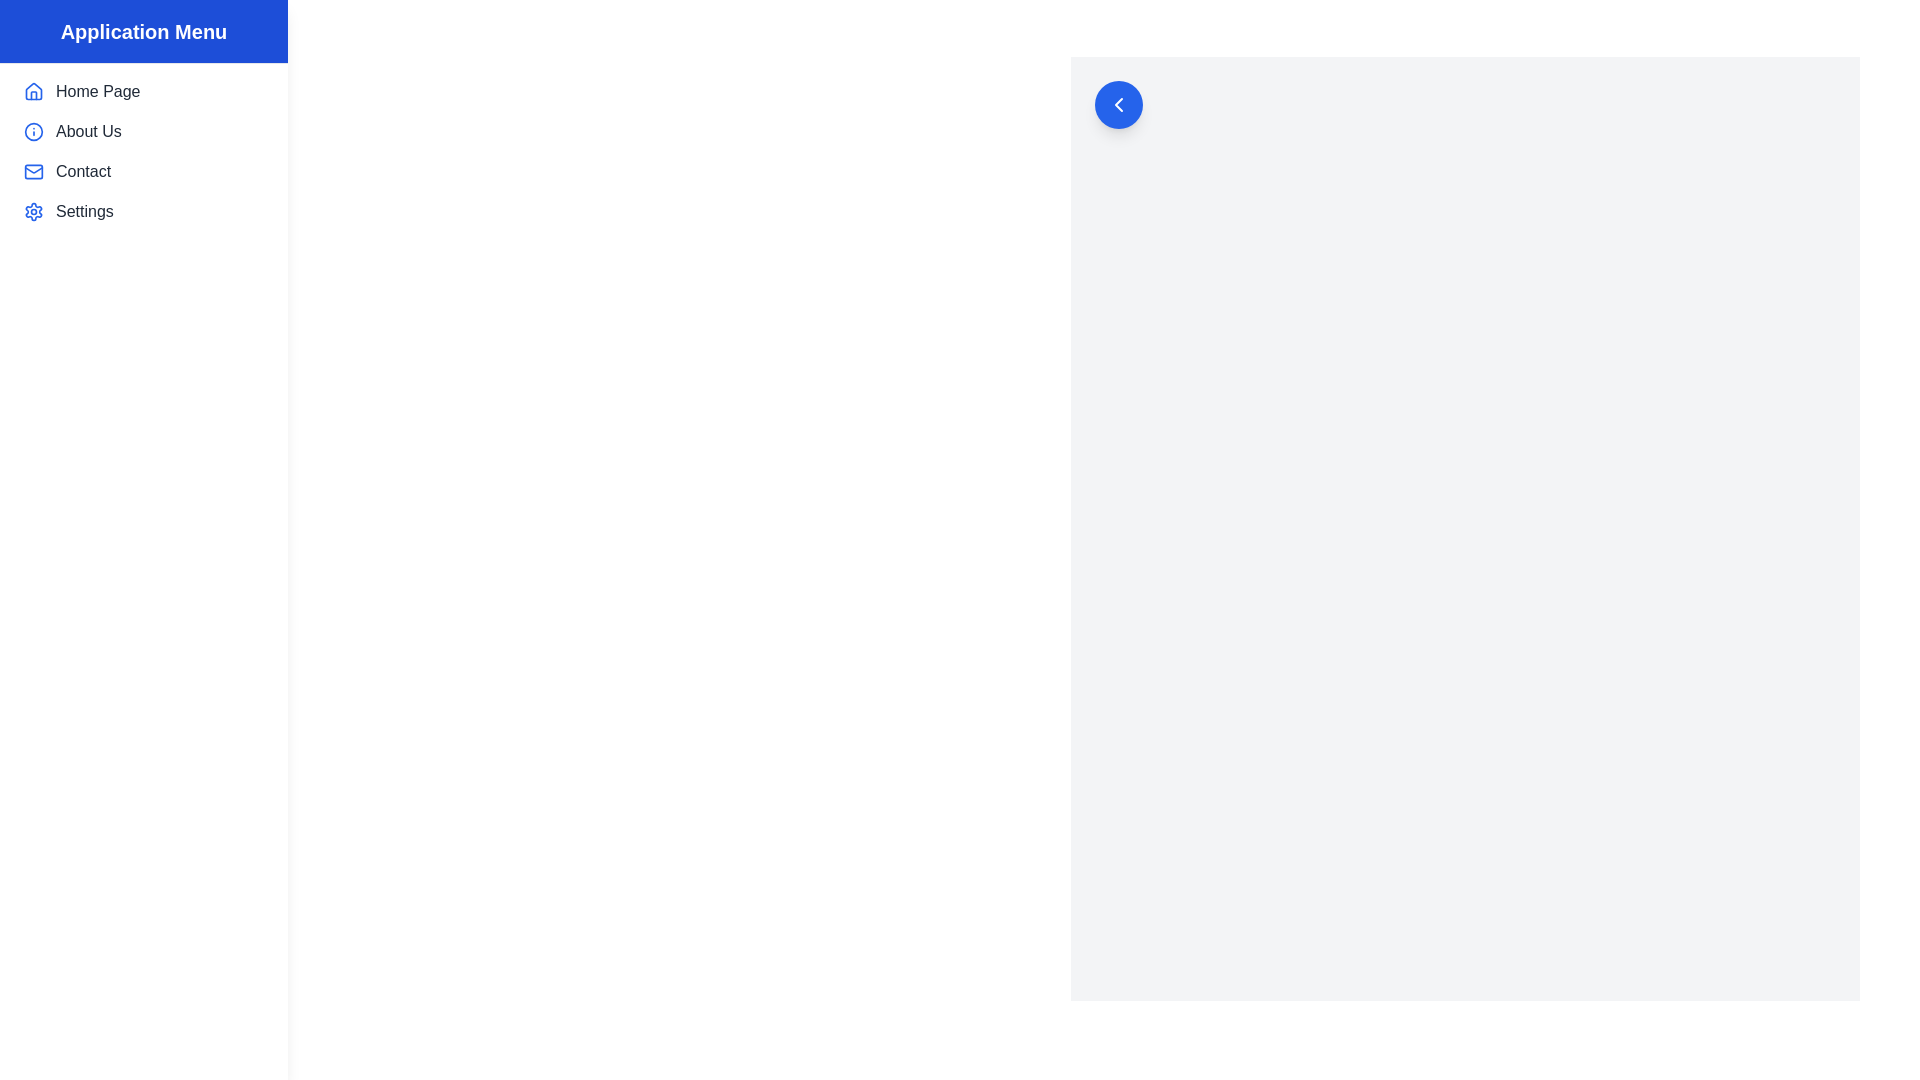 This screenshot has height=1080, width=1920. Describe the element at coordinates (143, 212) in the screenshot. I see `the 'Settings' navigation menu item, which is the fourth item in the vertical menu, to change its color from gray to blue` at that location.